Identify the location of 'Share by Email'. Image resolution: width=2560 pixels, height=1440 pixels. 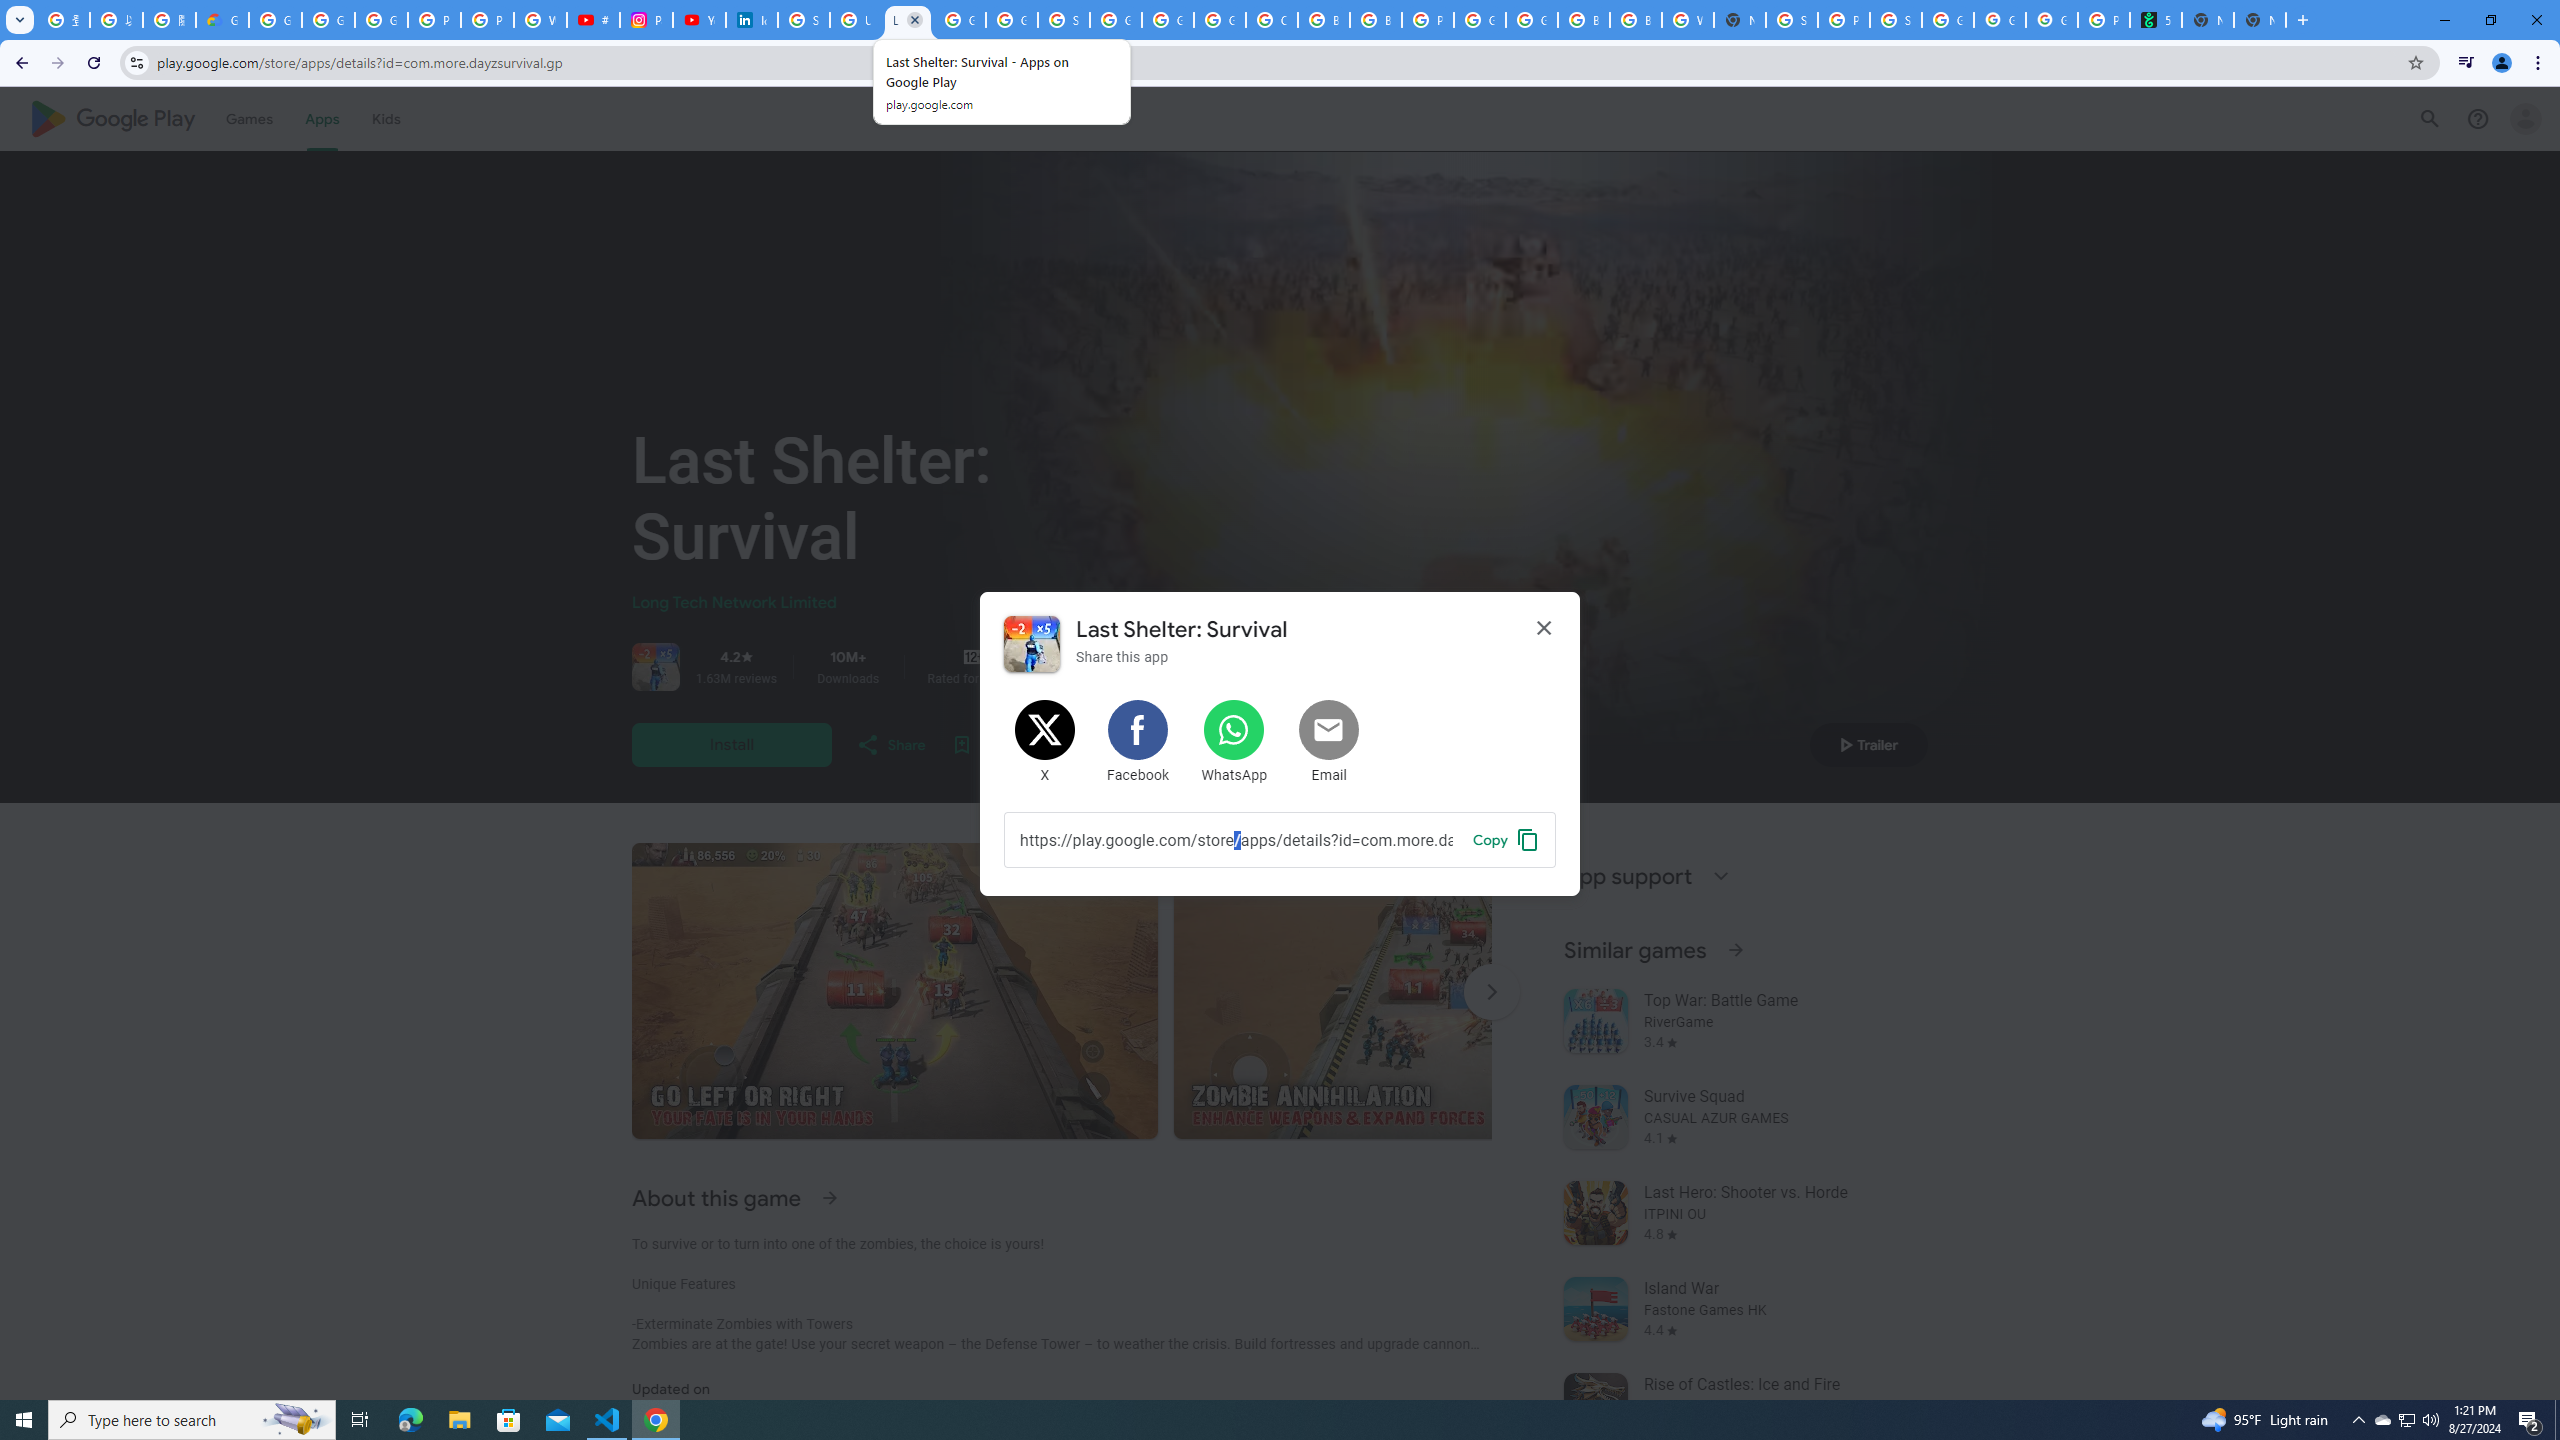
(1328, 742).